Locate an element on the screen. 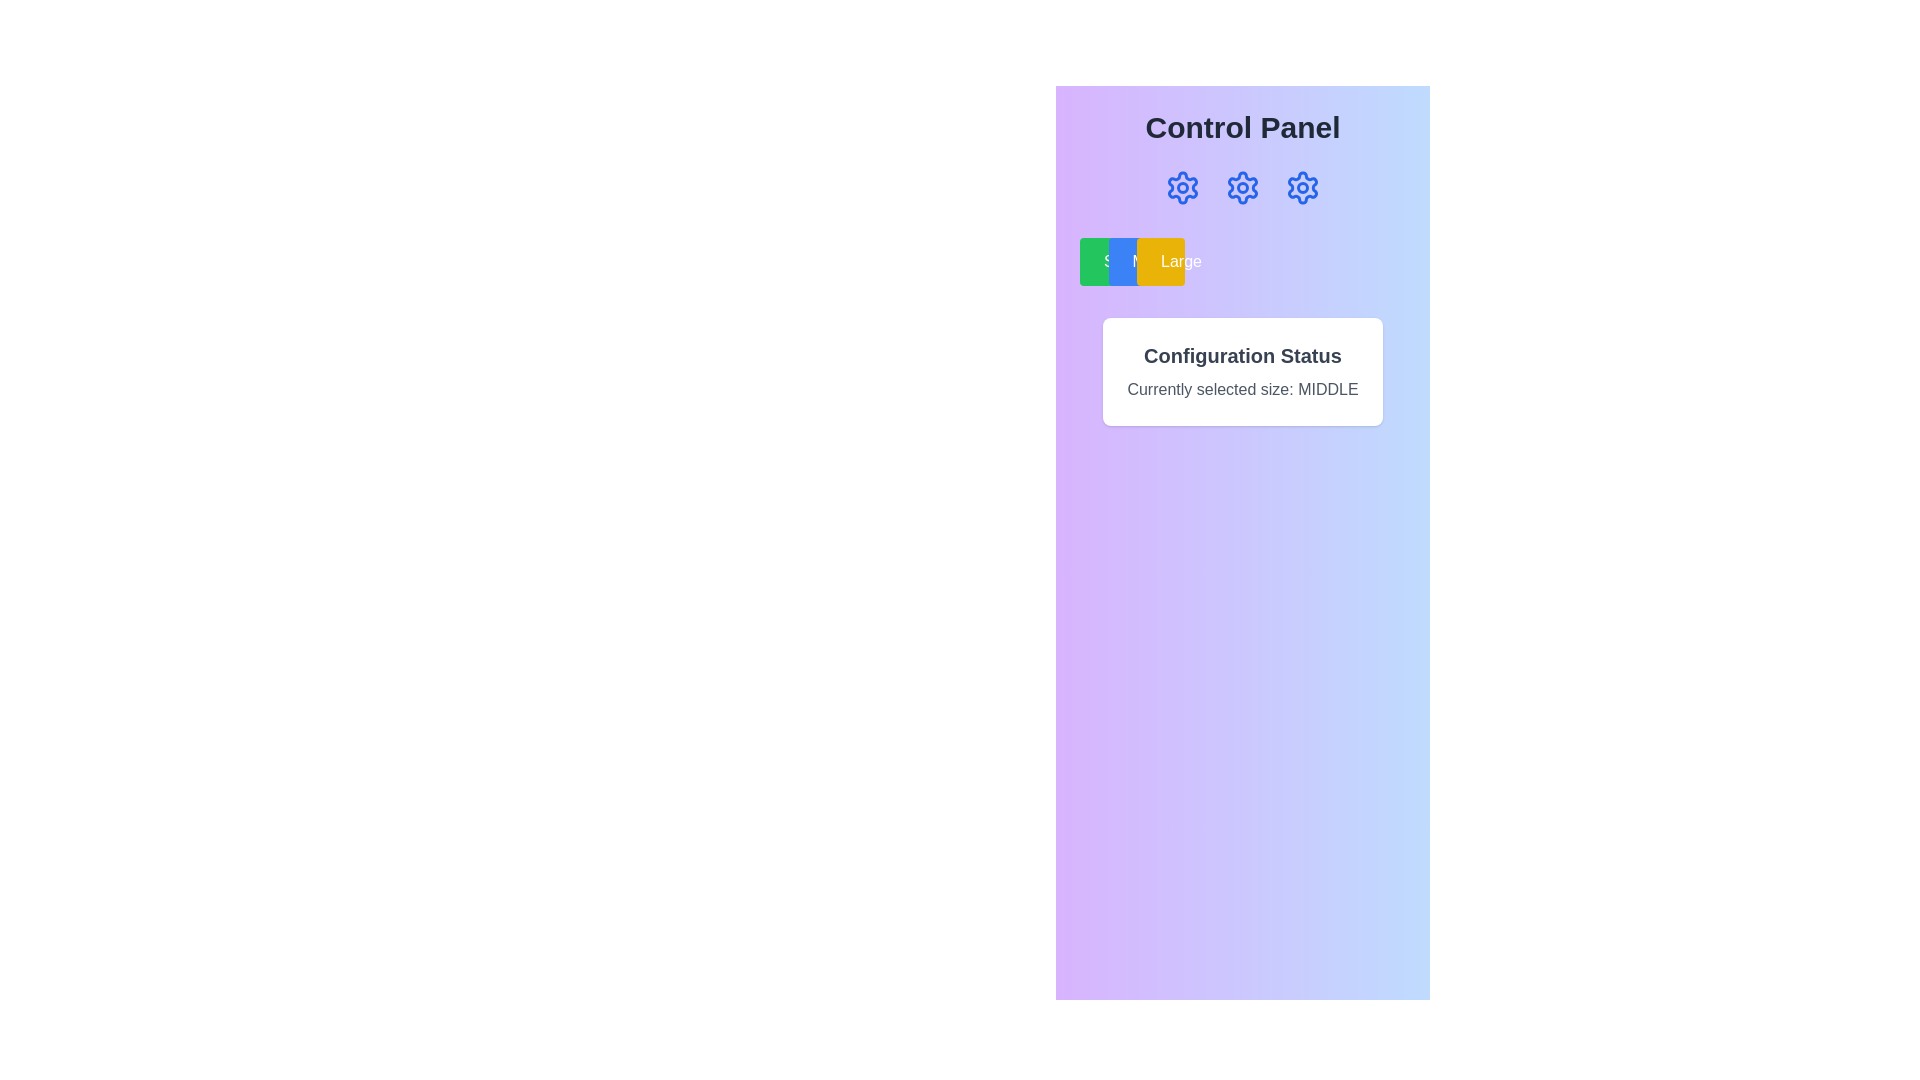 The width and height of the screenshot is (1920, 1080). the third gear icon in the control panel to trigger the tooltip is located at coordinates (1302, 188).